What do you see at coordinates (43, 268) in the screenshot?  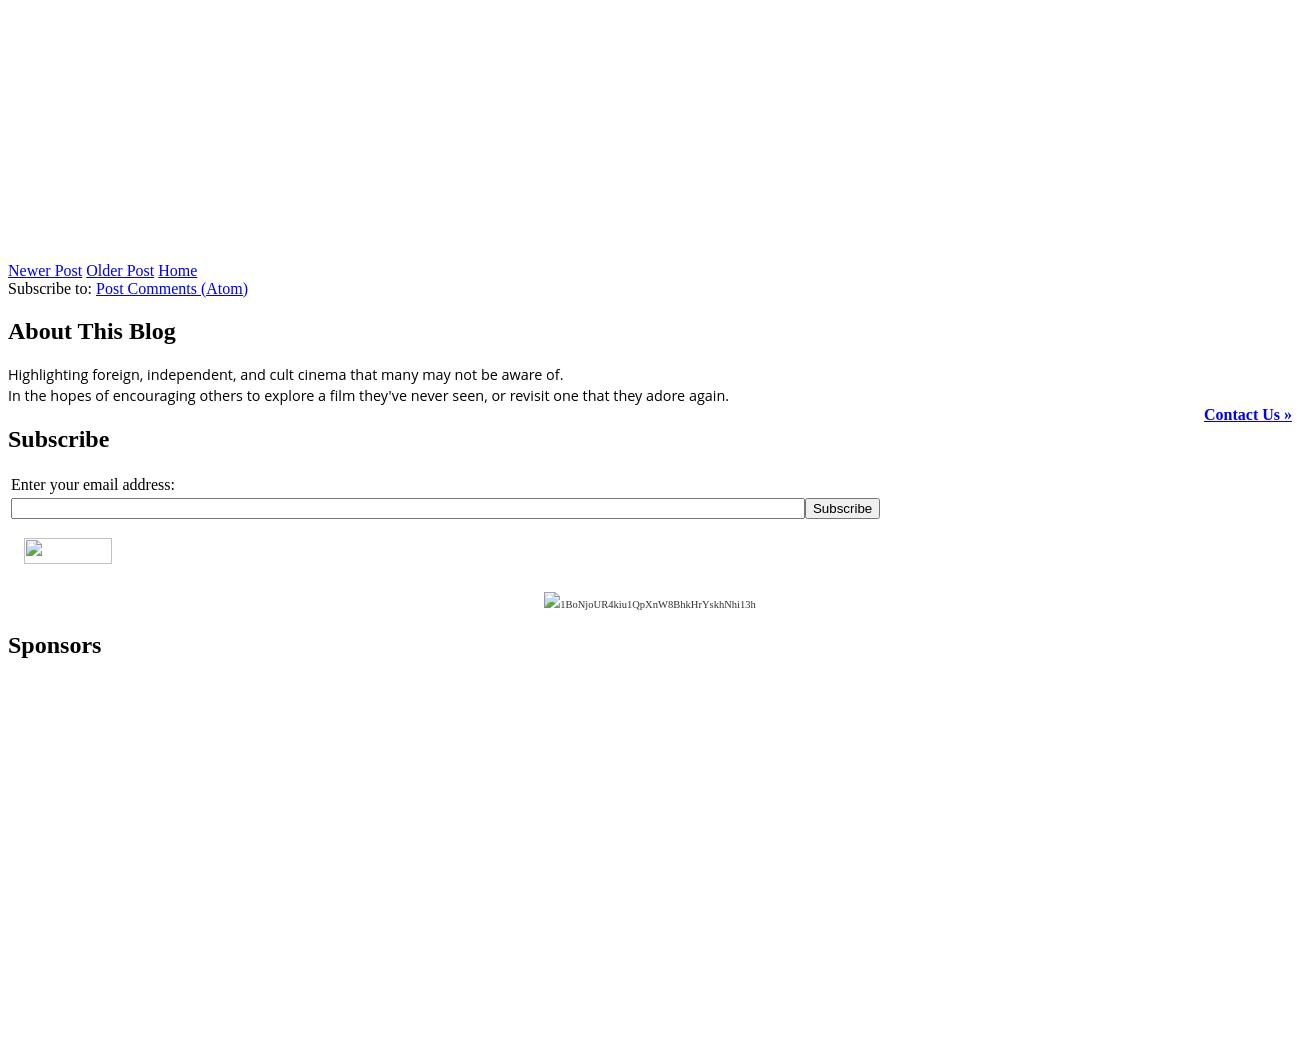 I see `'Newer Post'` at bounding box center [43, 268].